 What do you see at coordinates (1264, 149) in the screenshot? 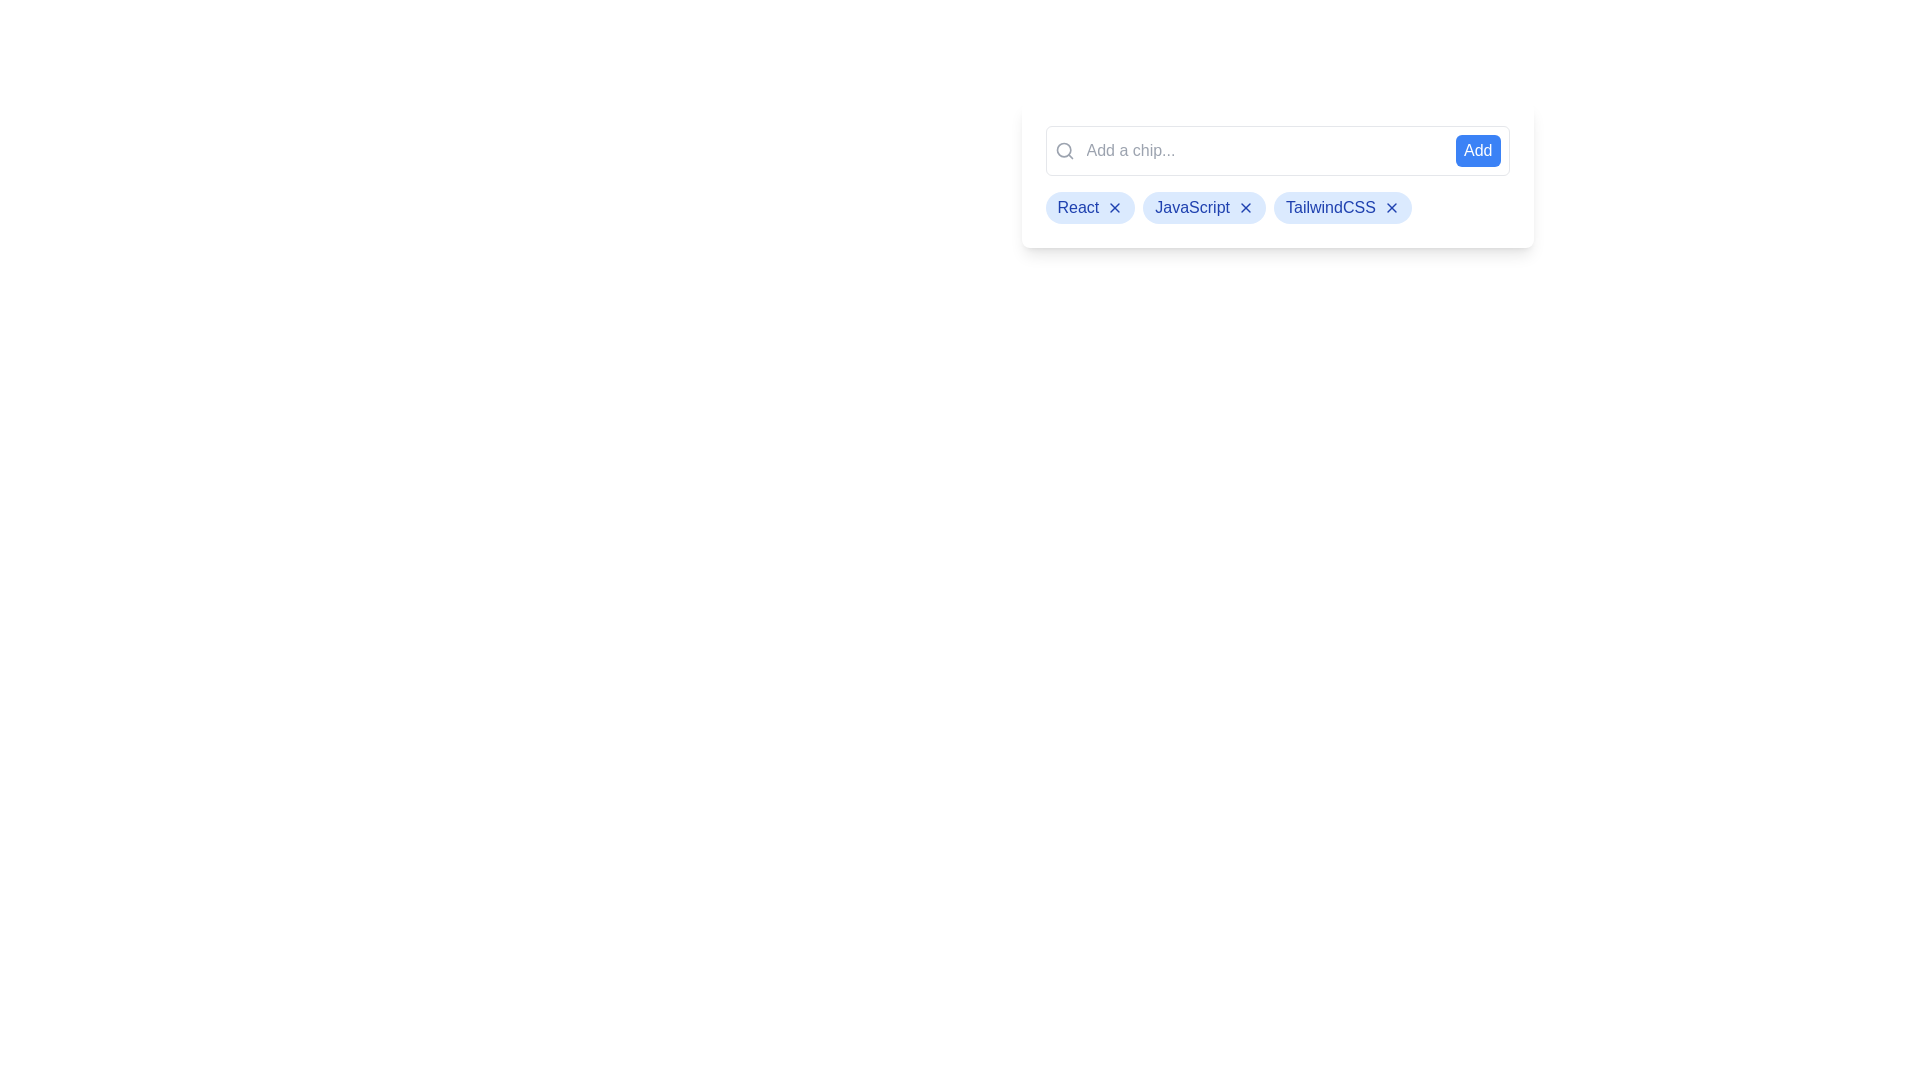
I see `the input field to focus on it` at bounding box center [1264, 149].